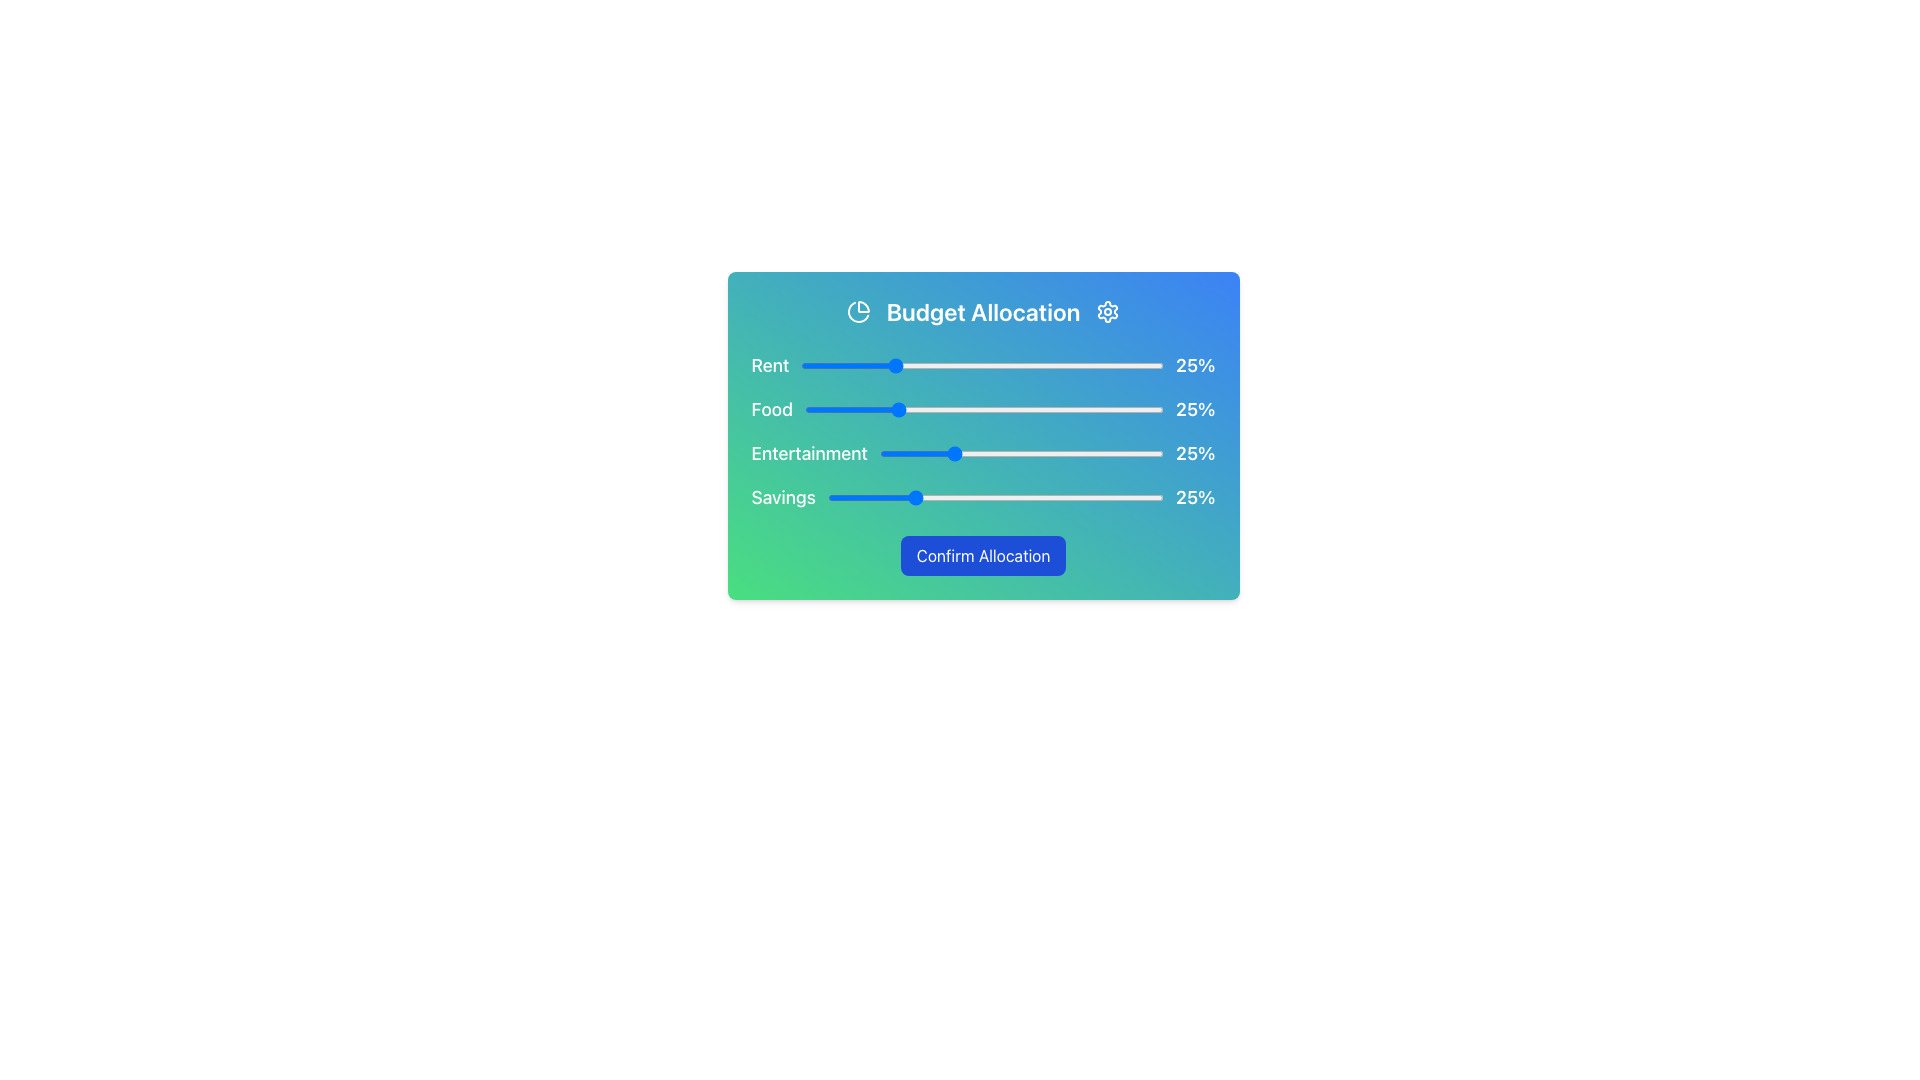 The image size is (1920, 1080). Describe the element at coordinates (1086, 366) in the screenshot. I see `the 'Rent' allocation slider` at that location.